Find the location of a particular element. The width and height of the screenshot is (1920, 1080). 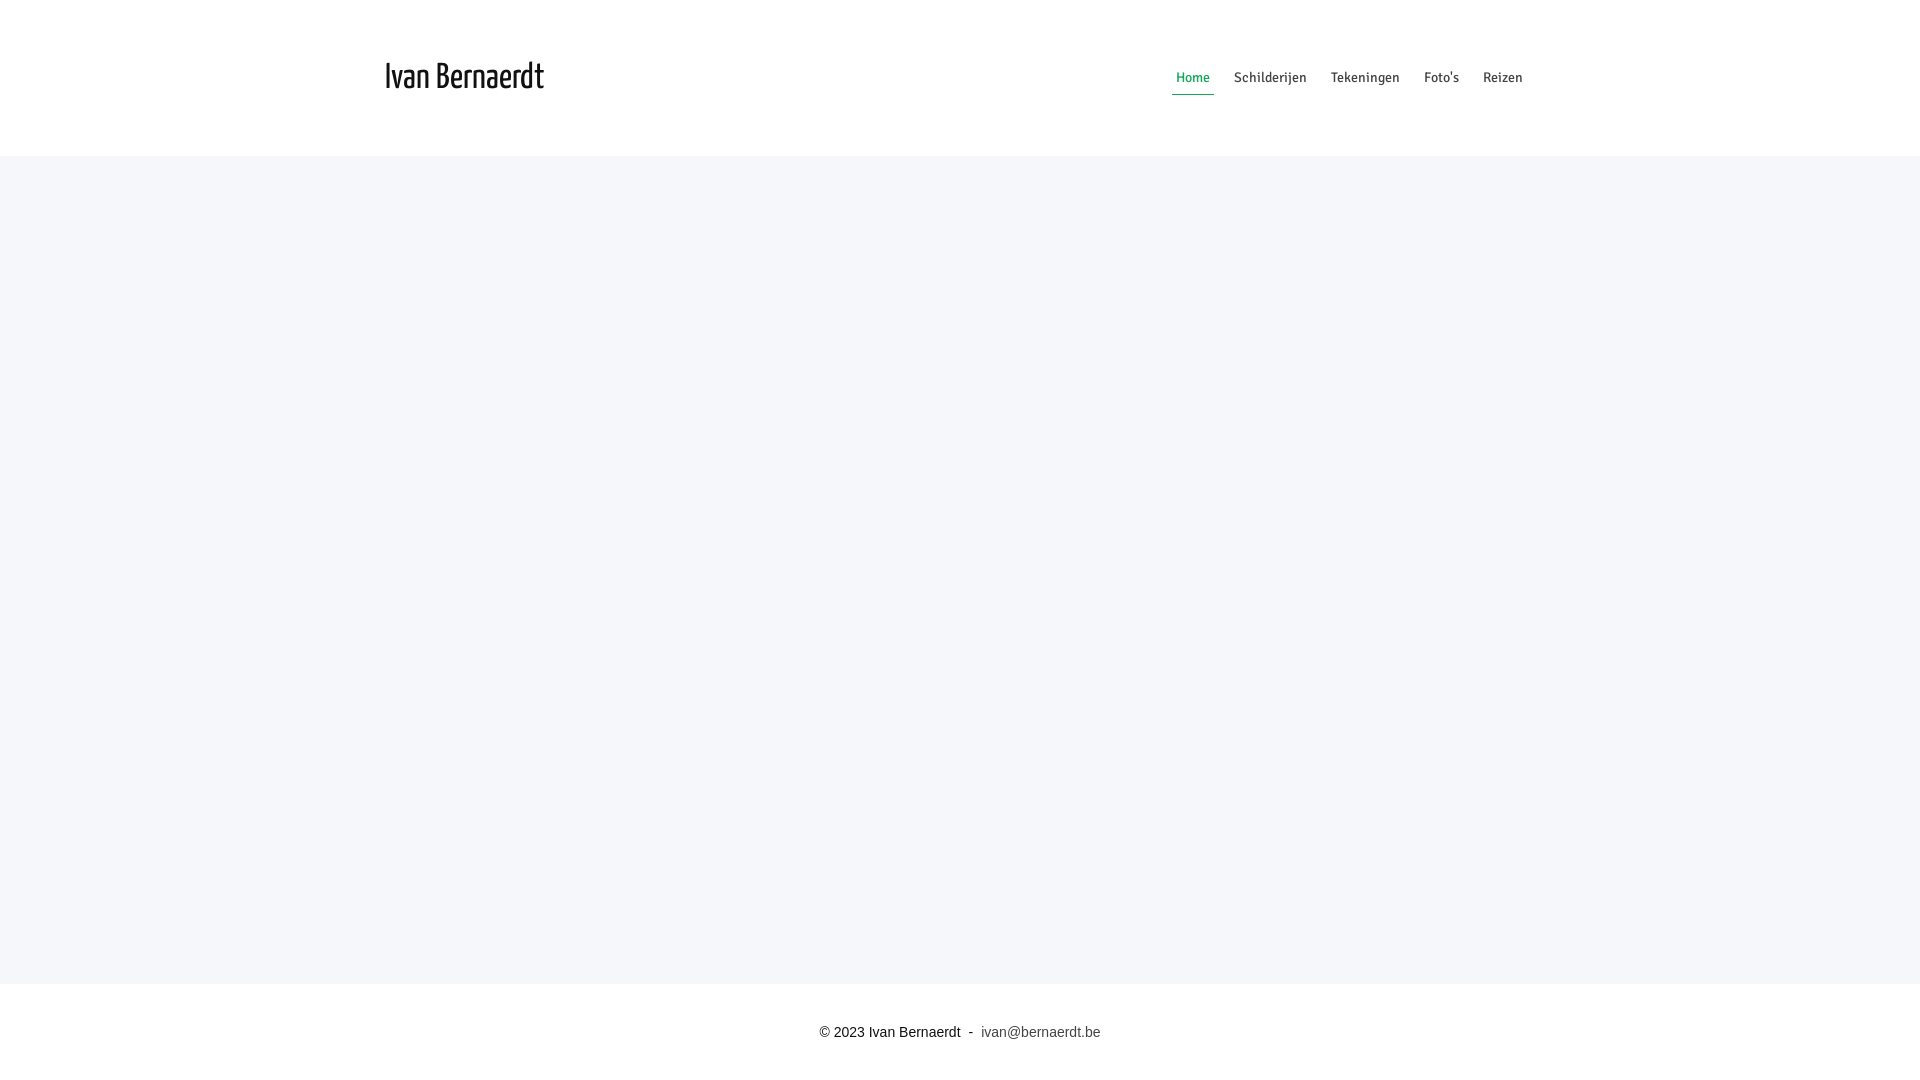

'Home' is located at coordinates (1193, 76).